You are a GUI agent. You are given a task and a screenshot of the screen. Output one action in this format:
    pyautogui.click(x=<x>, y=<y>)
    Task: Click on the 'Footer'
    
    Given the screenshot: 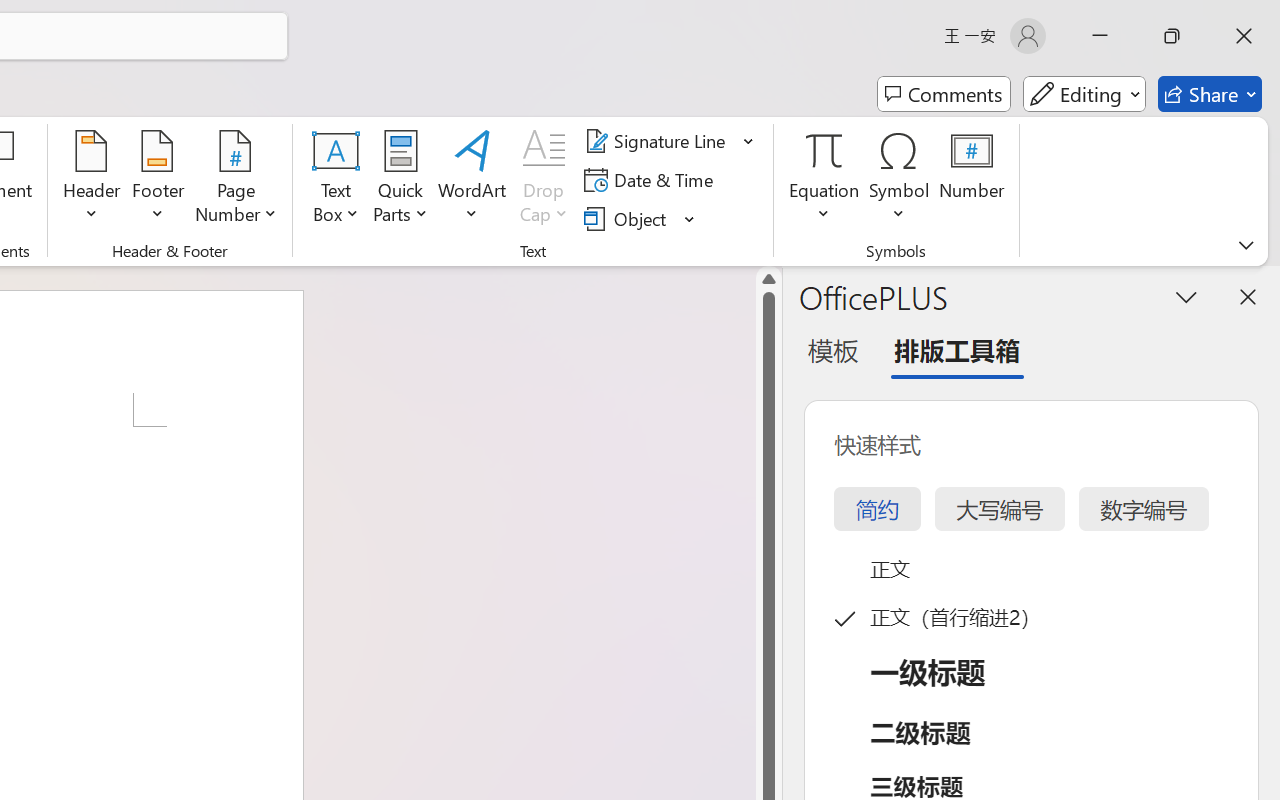 What is the action you would take?
    pyautogui.click(x=157, y=179)
    